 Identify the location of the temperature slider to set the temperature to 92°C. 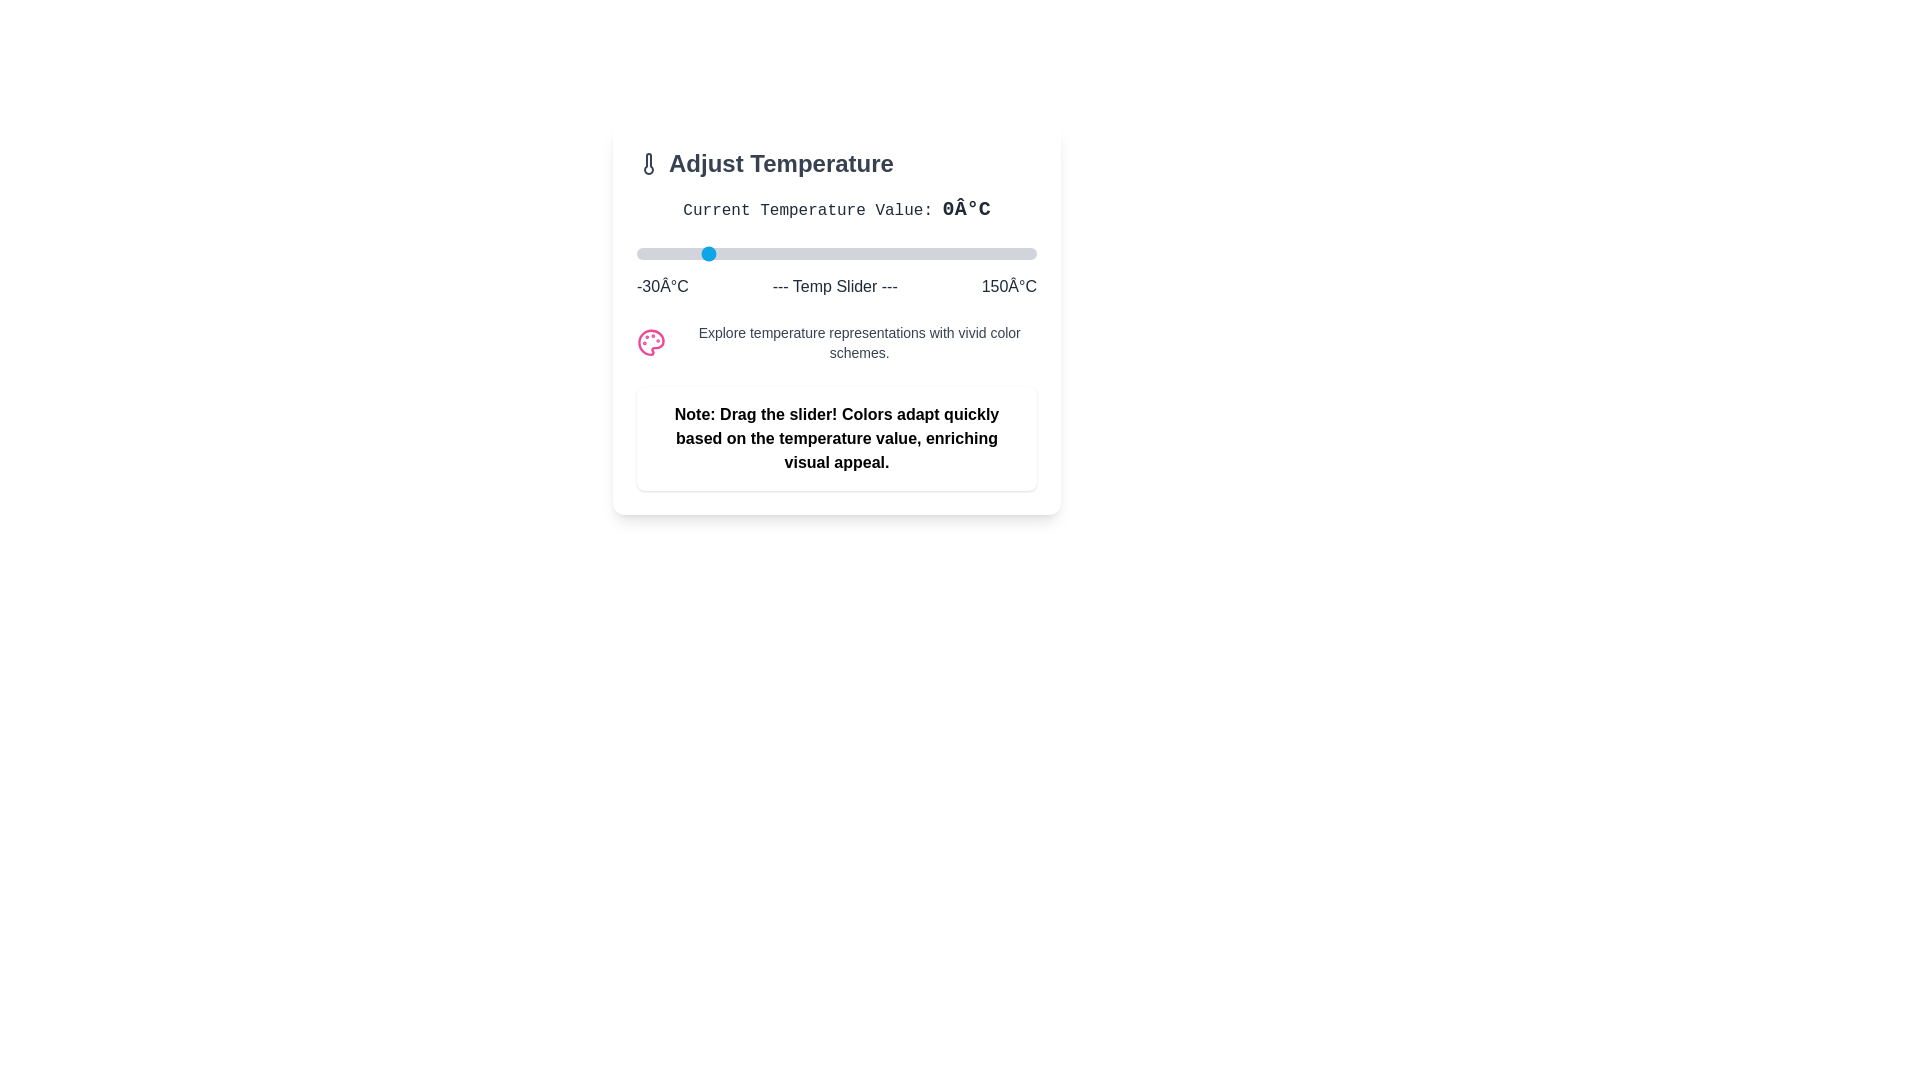
(907, 253).